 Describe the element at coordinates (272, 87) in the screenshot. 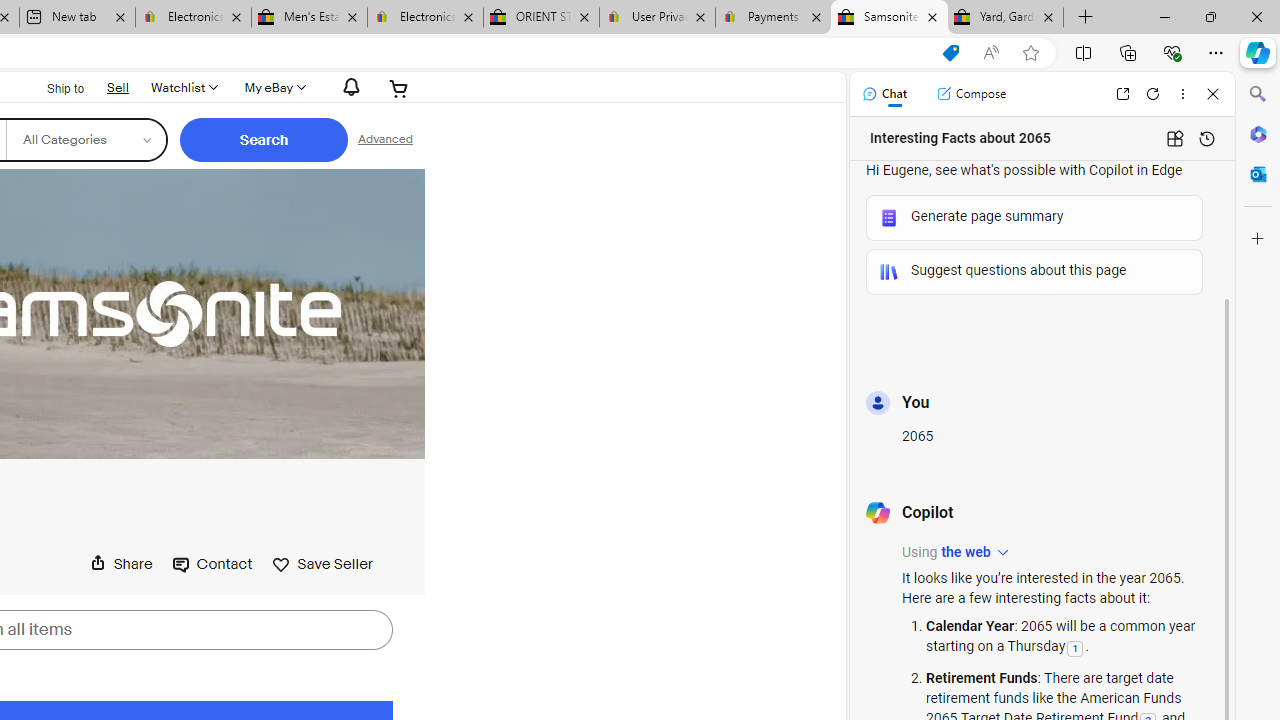

I see `'My eBayExpand My eBay'` at that location.